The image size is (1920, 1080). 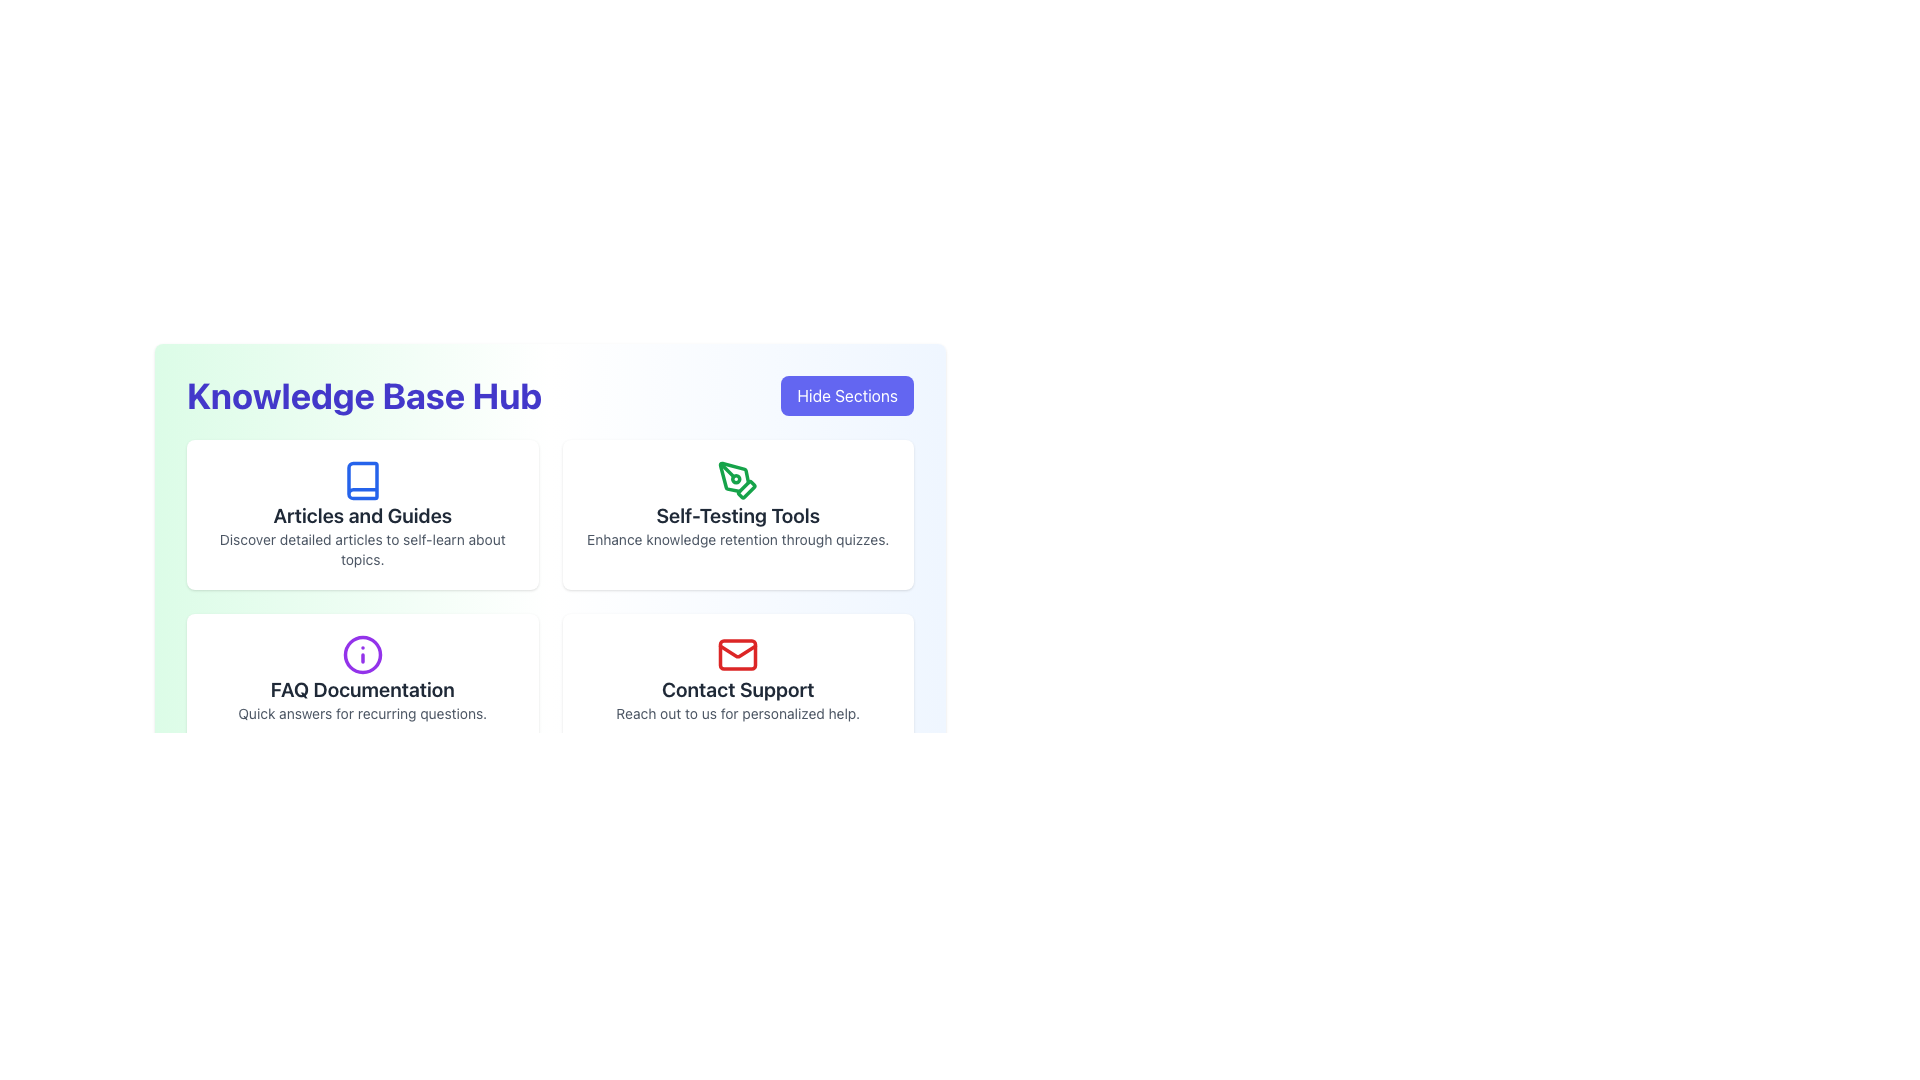 I want to click on the 'Self-Testing Tools' icon located in the second card of the 'Knowledge Base Hub' interface, positioned in the center-right above the label 'Self-Testing Tools', so click(x=737, y=481).